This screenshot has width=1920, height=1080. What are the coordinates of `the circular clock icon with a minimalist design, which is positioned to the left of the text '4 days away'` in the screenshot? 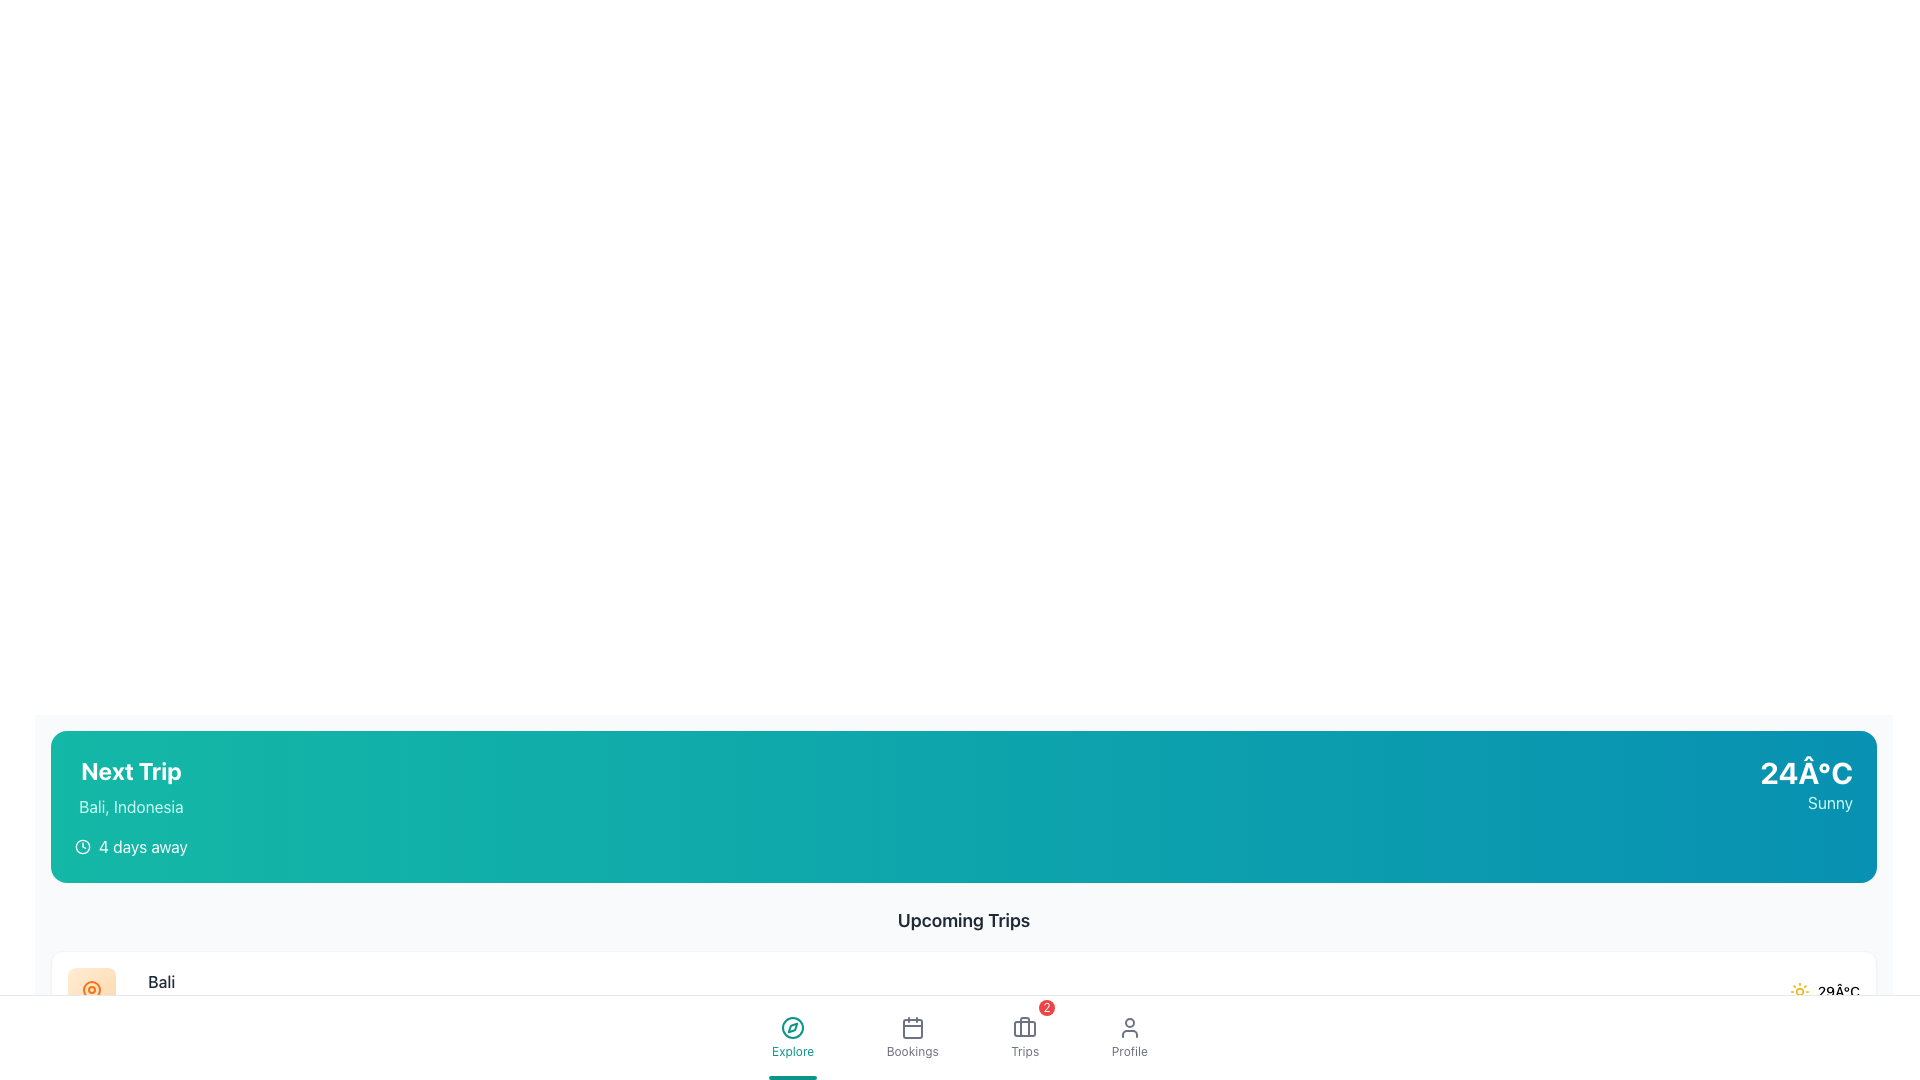 It's located at (81, 847).